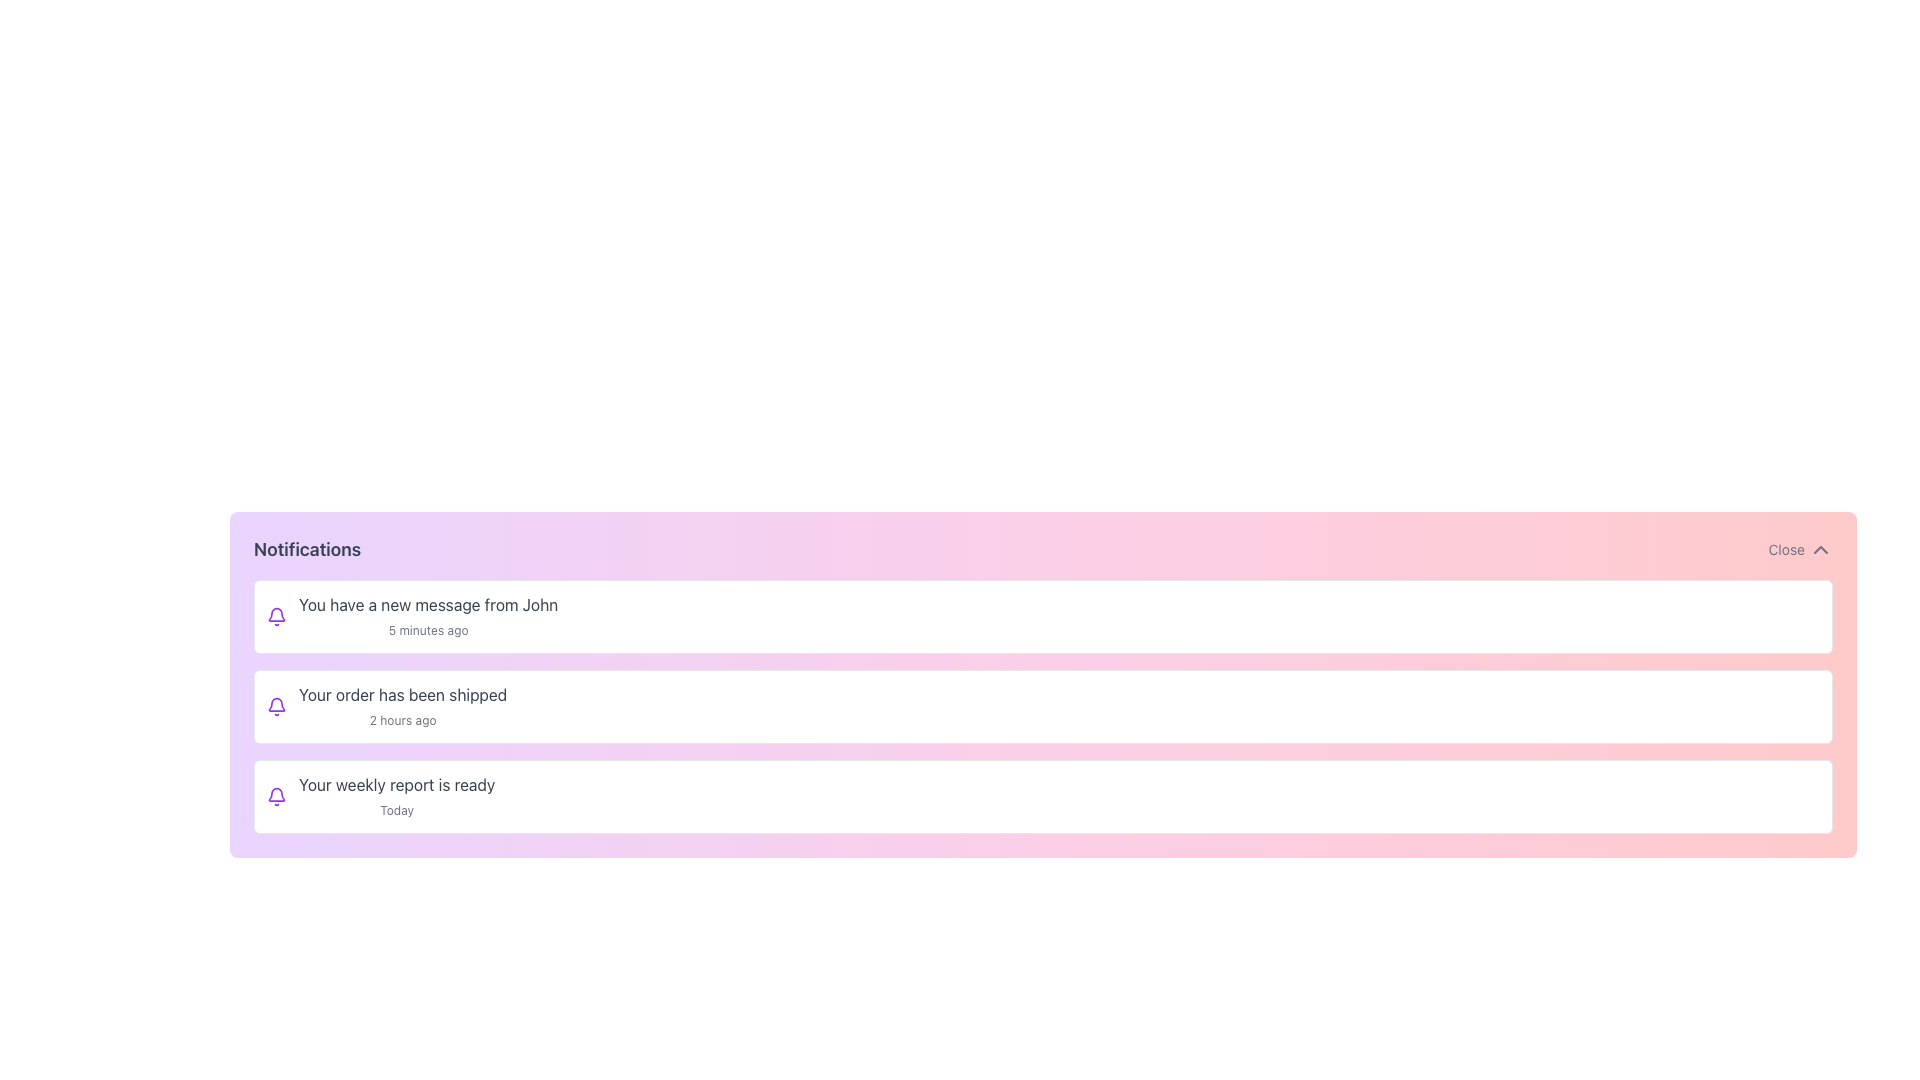  Describe the element at coordinates (276, 796) in the screenshot. I see `the notification icon that indicates the presence of information regarding the user's weekly report, located to the left of the text 'Your weekly report is ready'` at that location.